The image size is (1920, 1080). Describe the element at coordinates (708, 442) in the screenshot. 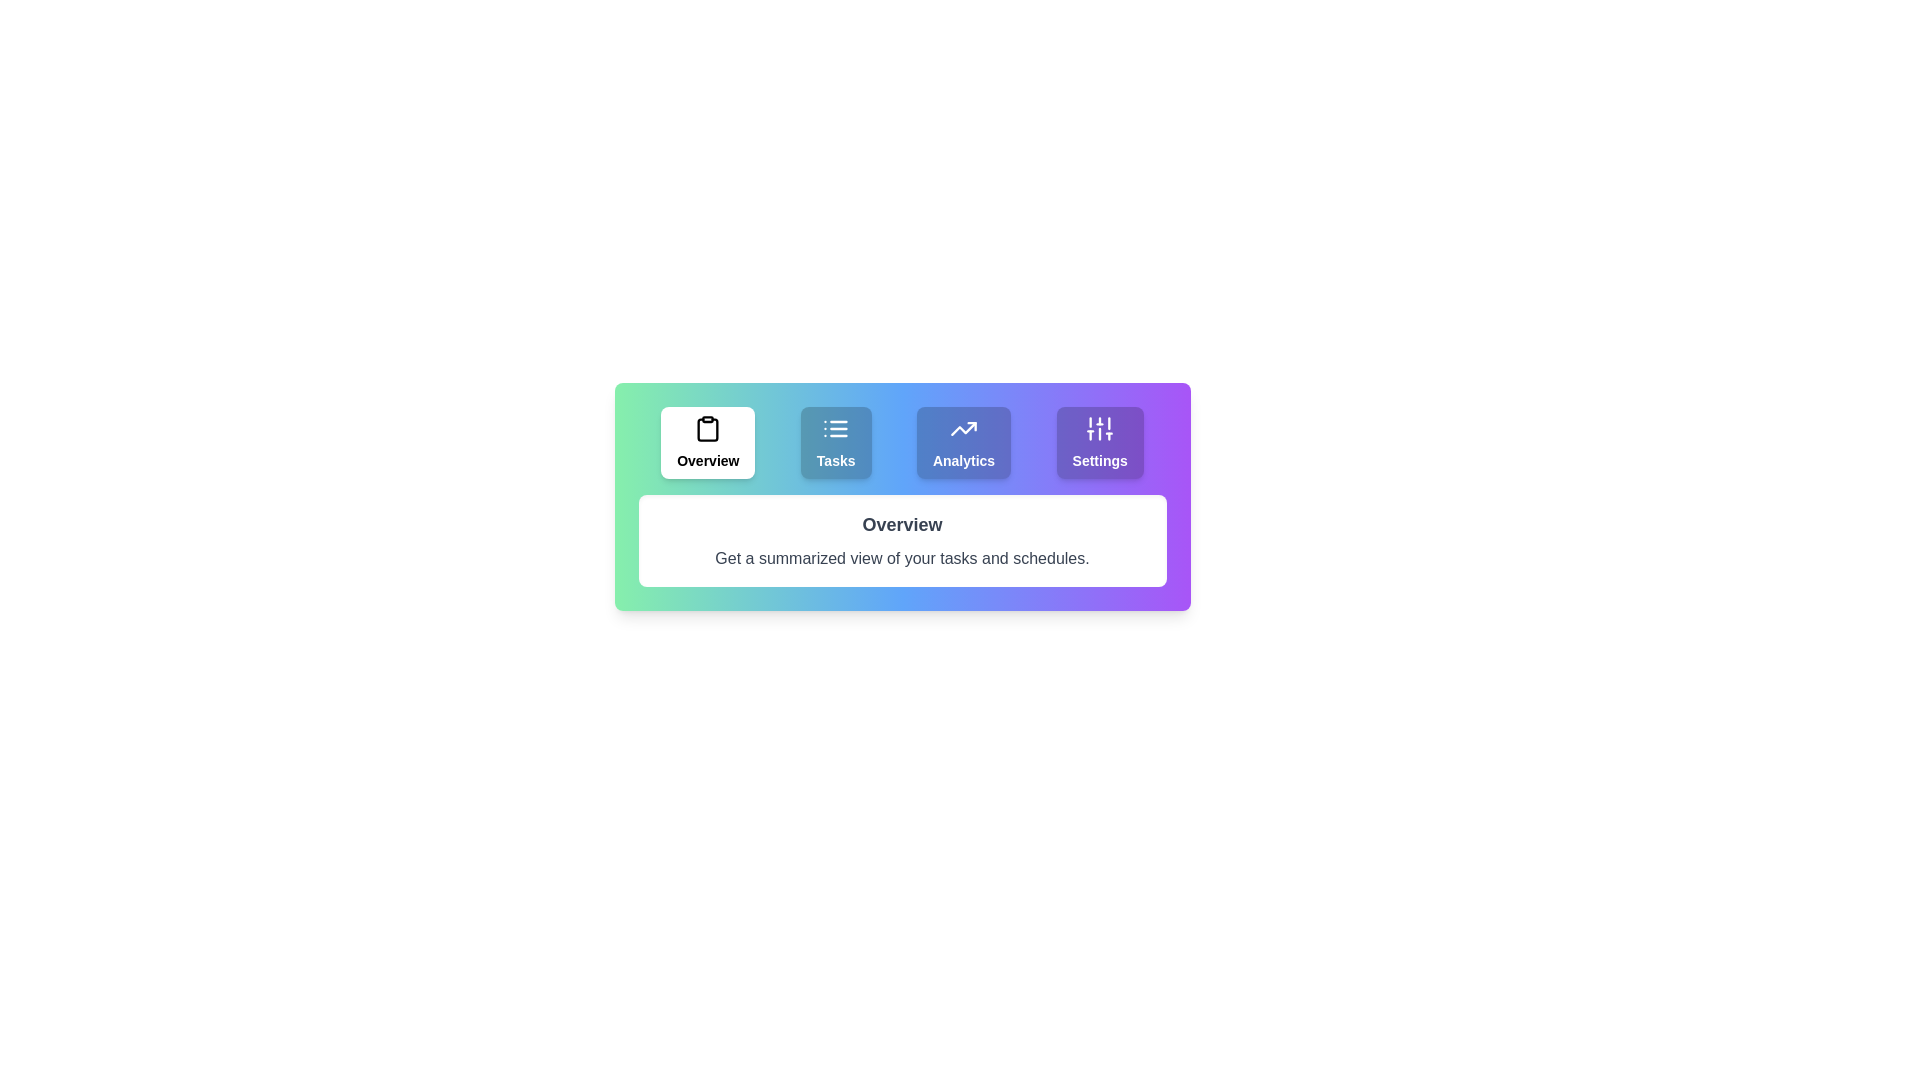

I see `the tab labeled Overview to observe its hover effect` at that location.